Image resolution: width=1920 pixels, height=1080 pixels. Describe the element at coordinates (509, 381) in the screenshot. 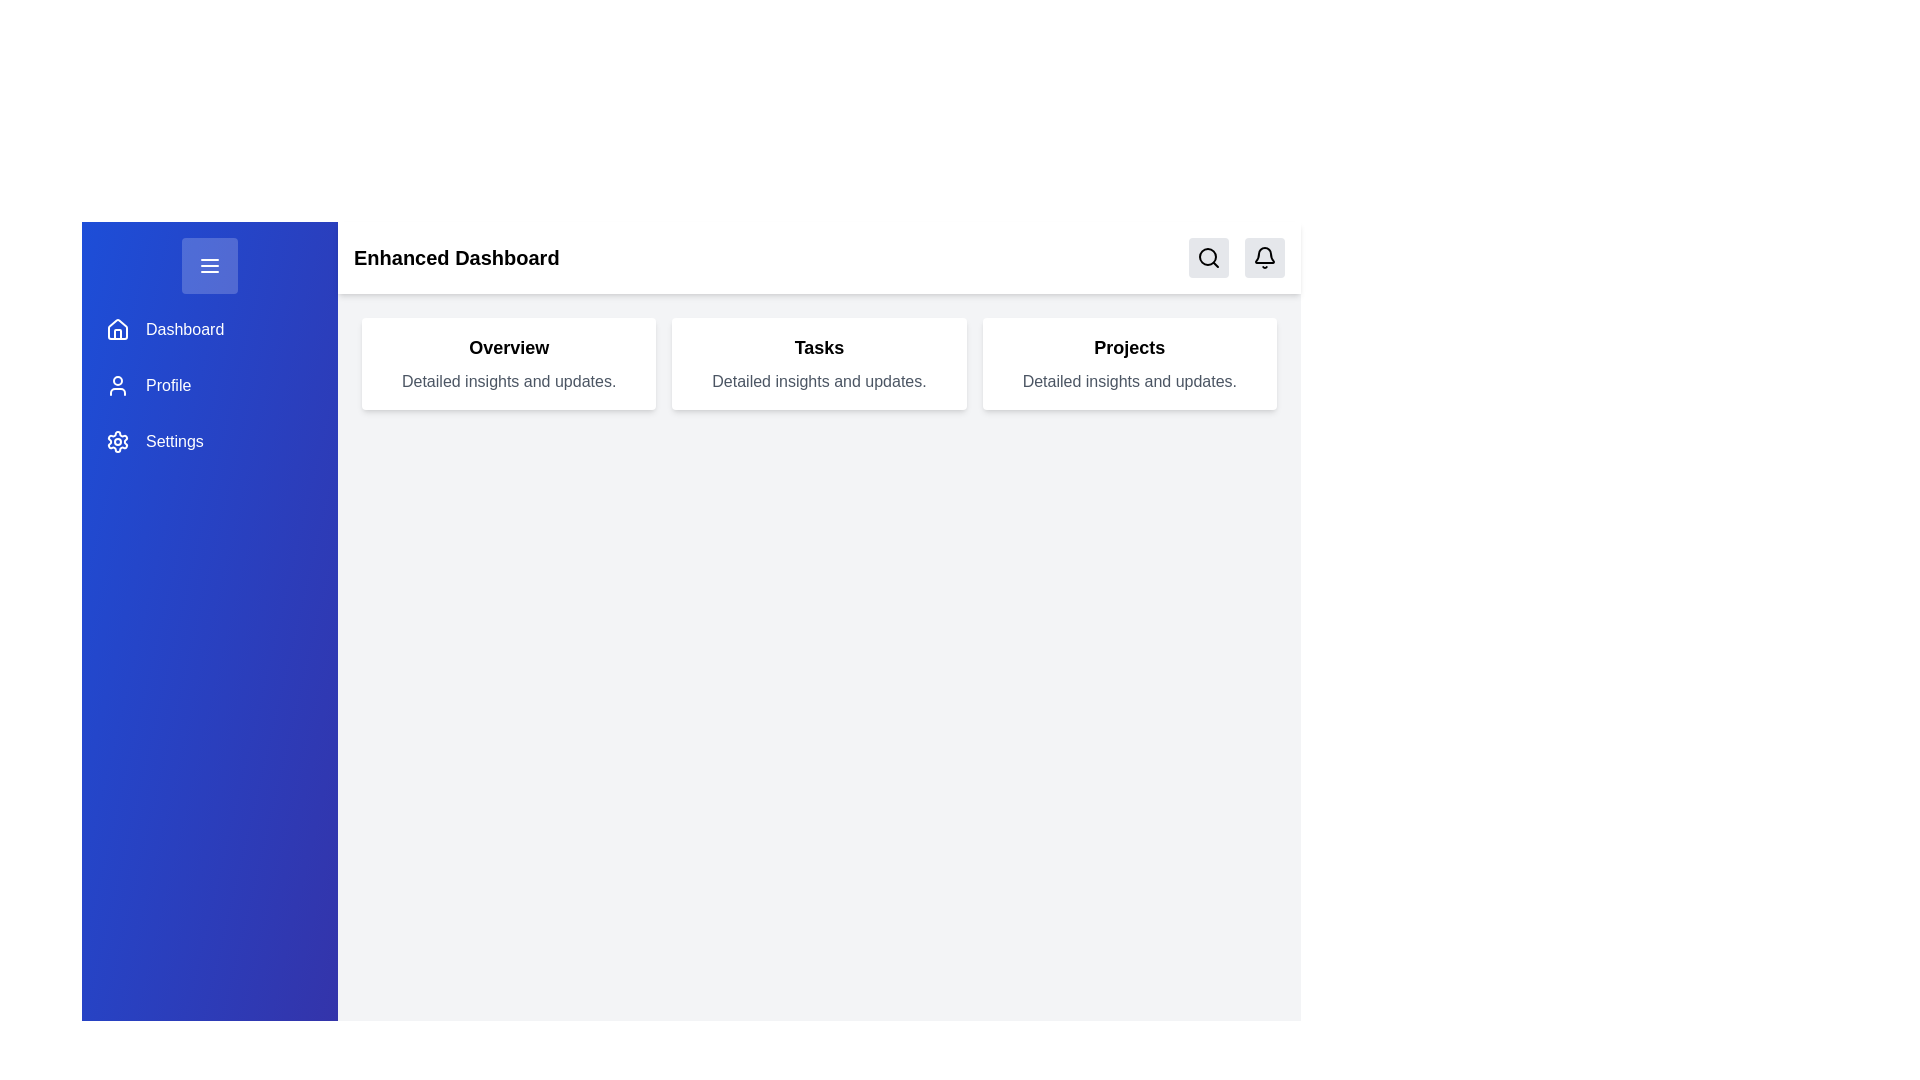

I see `text passage stating 'Detailed insights and updates.' which is styled in gray and located below the heading 'Overview' in the first card` at that location.